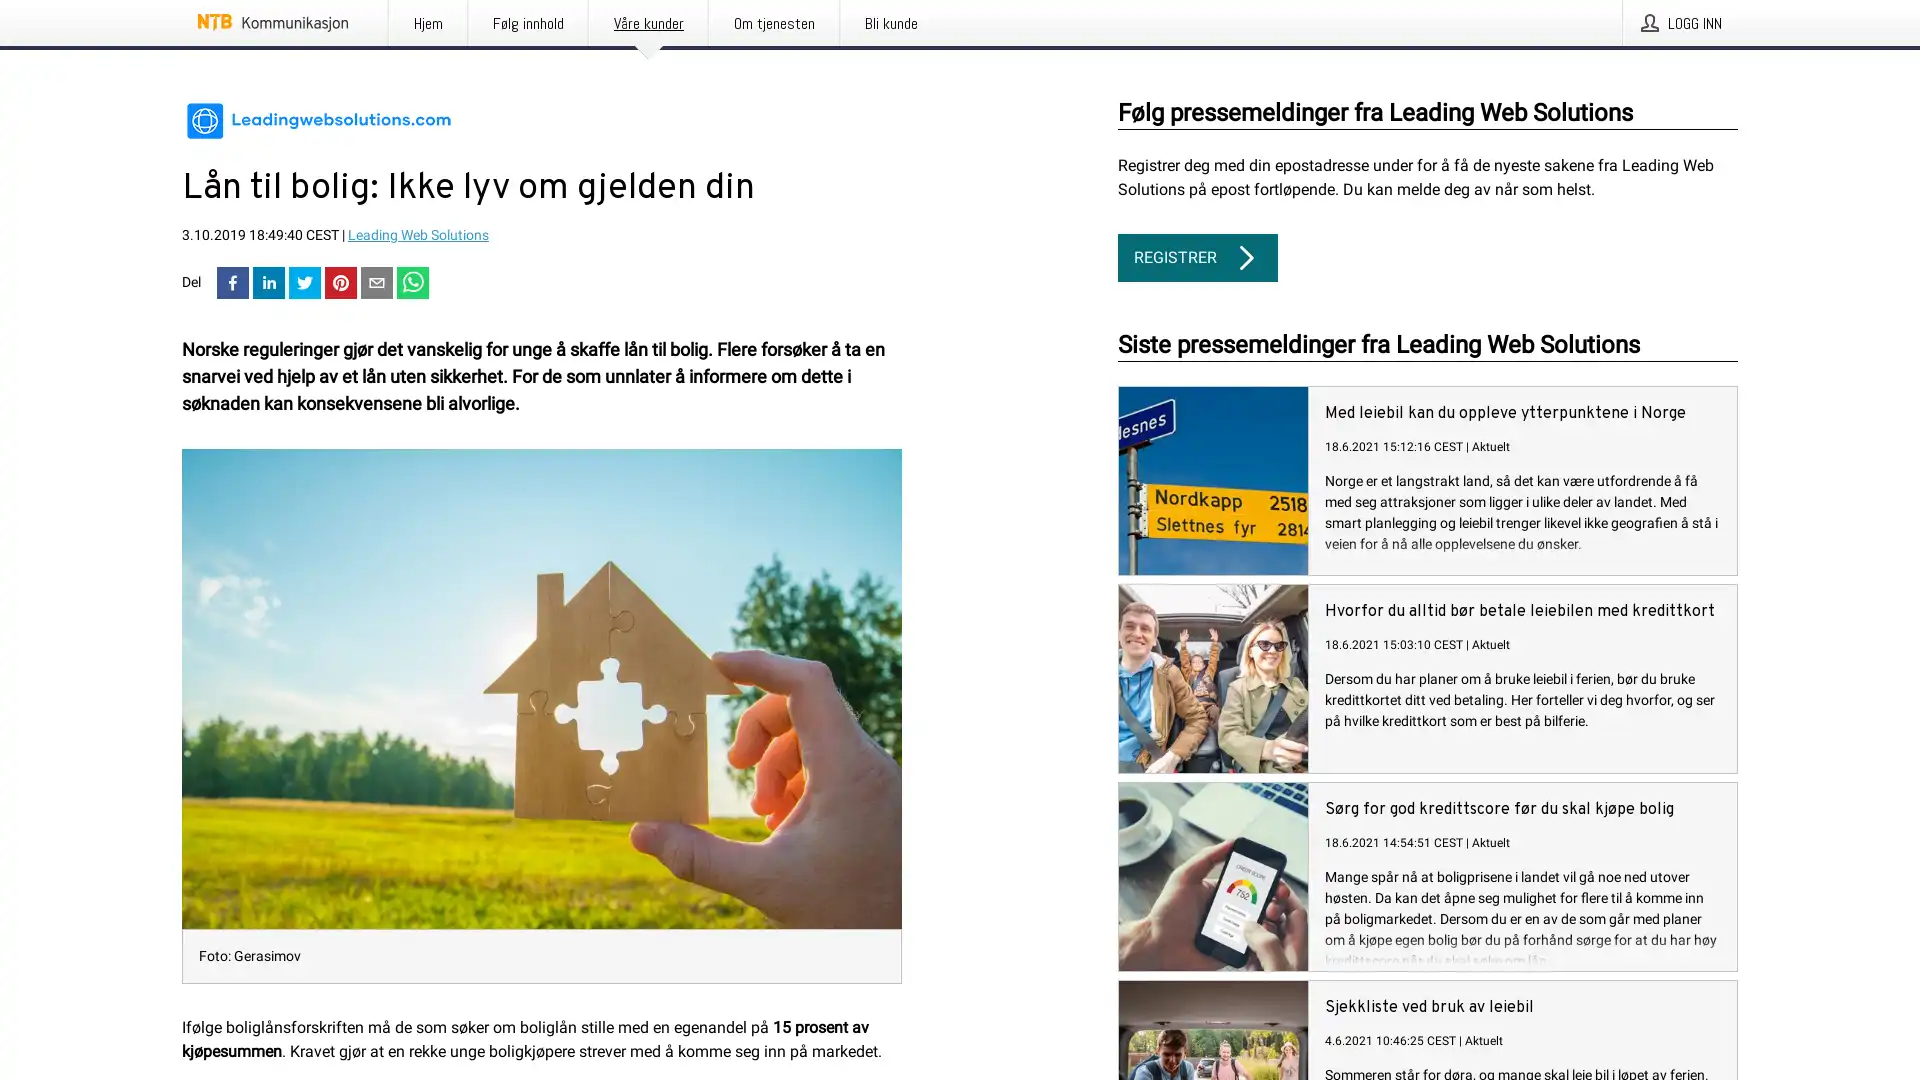  Describe the element at coordinates (233, 285) in the screenshot. I see `facebook` at that location.